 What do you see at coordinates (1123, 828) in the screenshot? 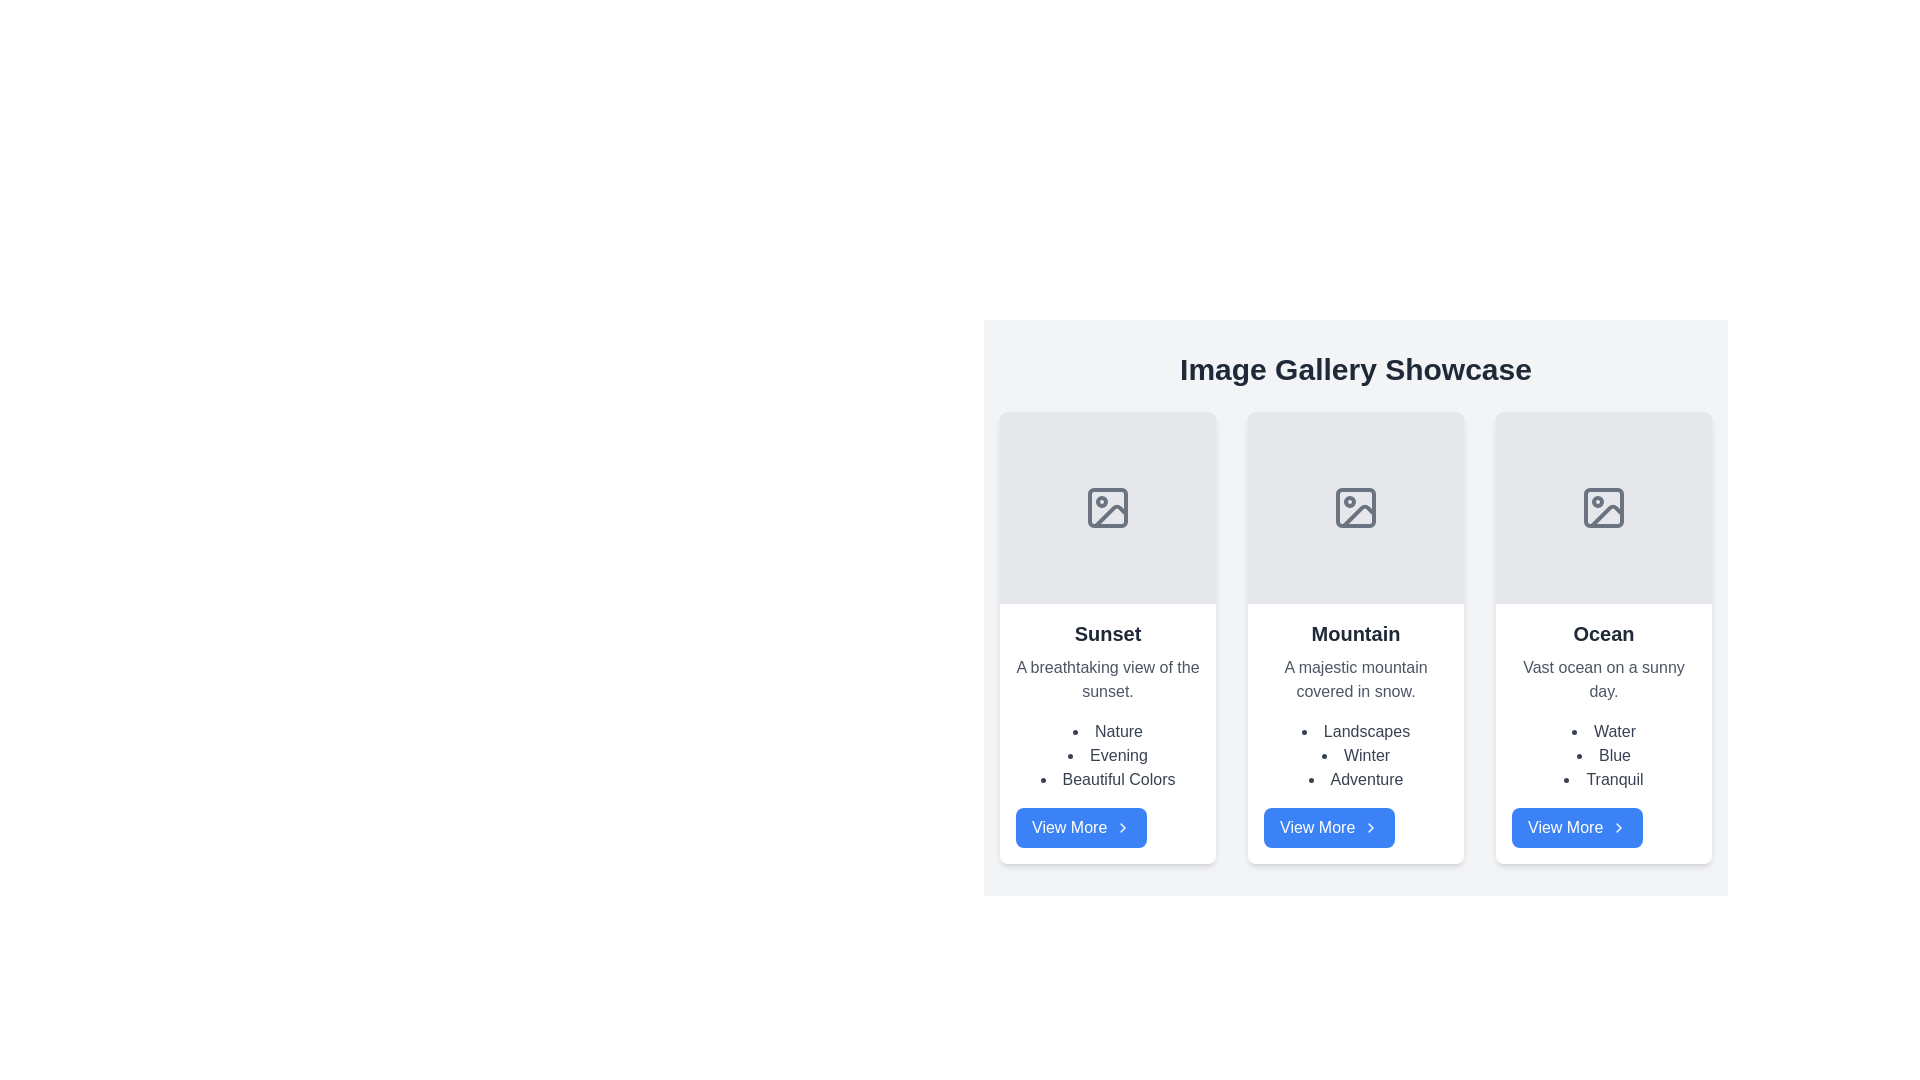
I see `the right-pointing arrow icon located within the 'View More' button under the 'Sunset' section` at bounding box center [1123, 828].